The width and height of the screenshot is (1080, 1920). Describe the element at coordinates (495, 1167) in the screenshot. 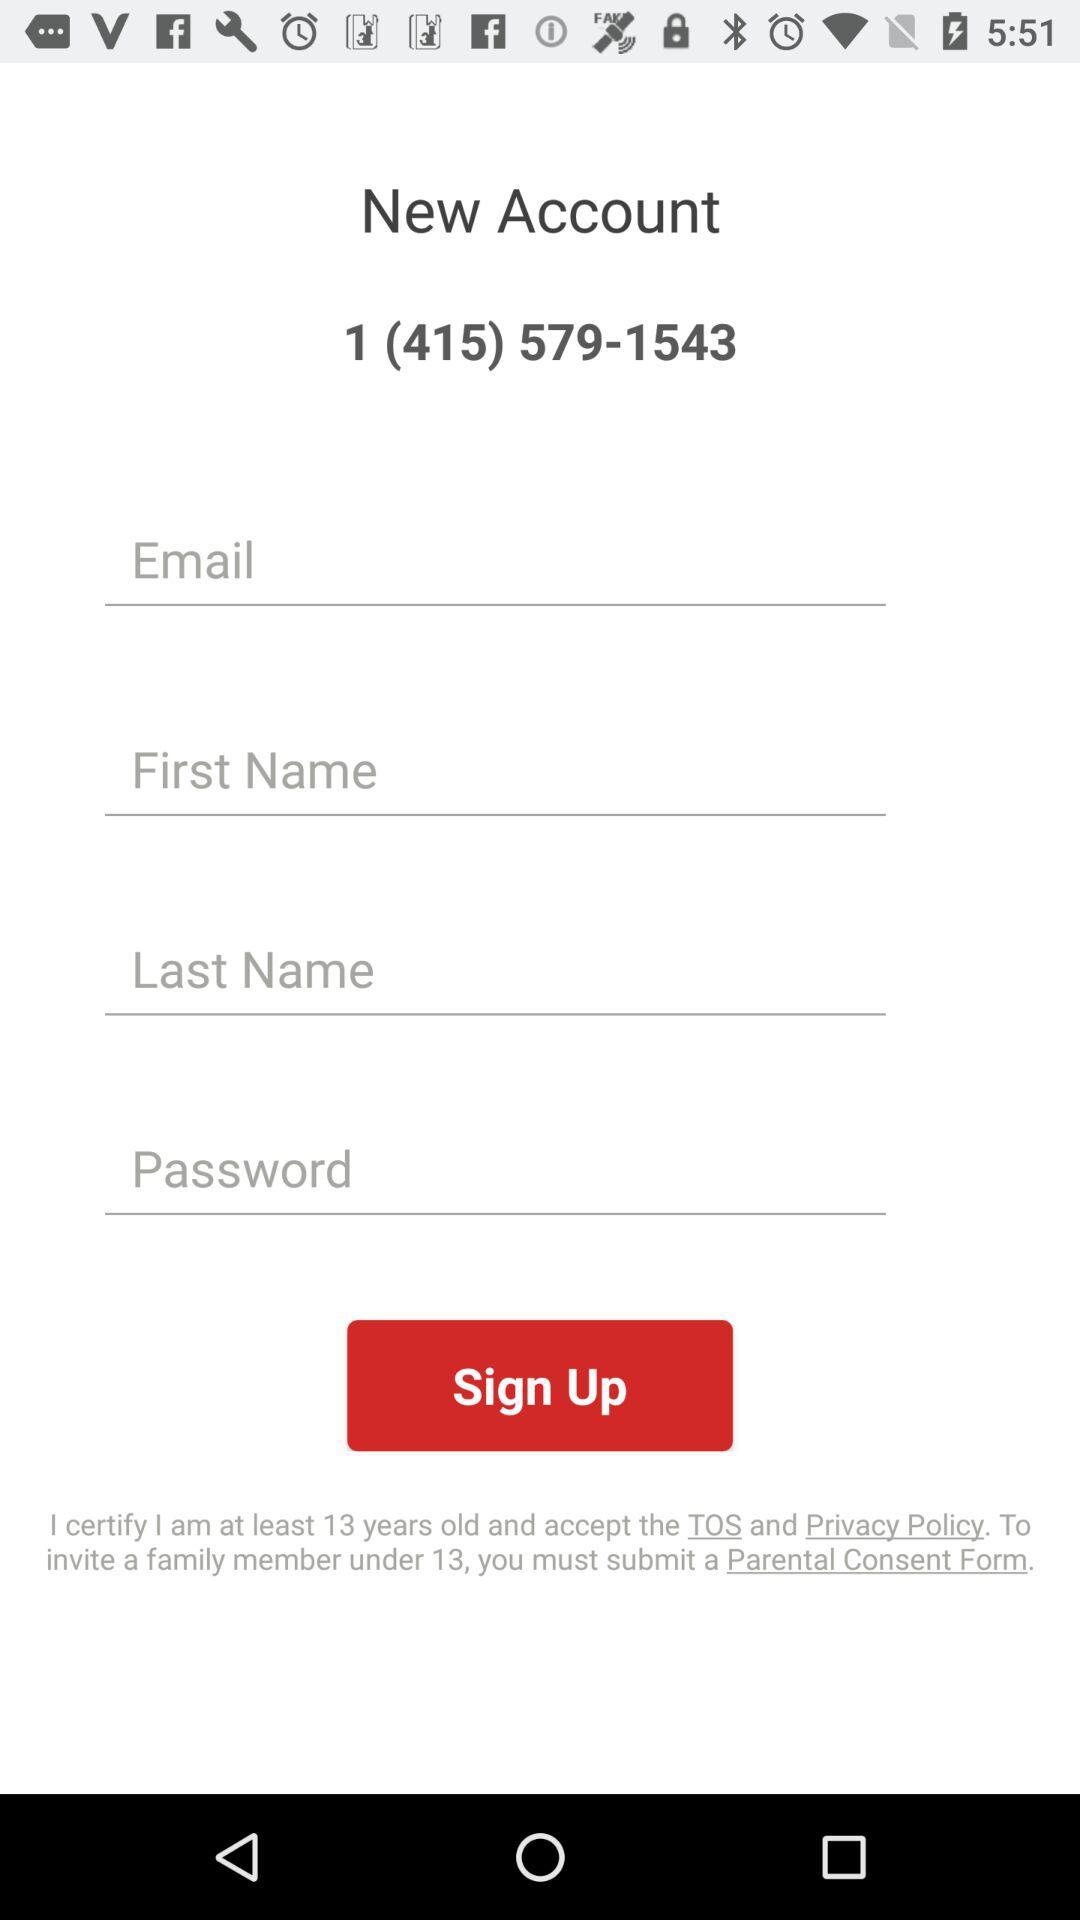

I see `the icon above sign up` at that location.